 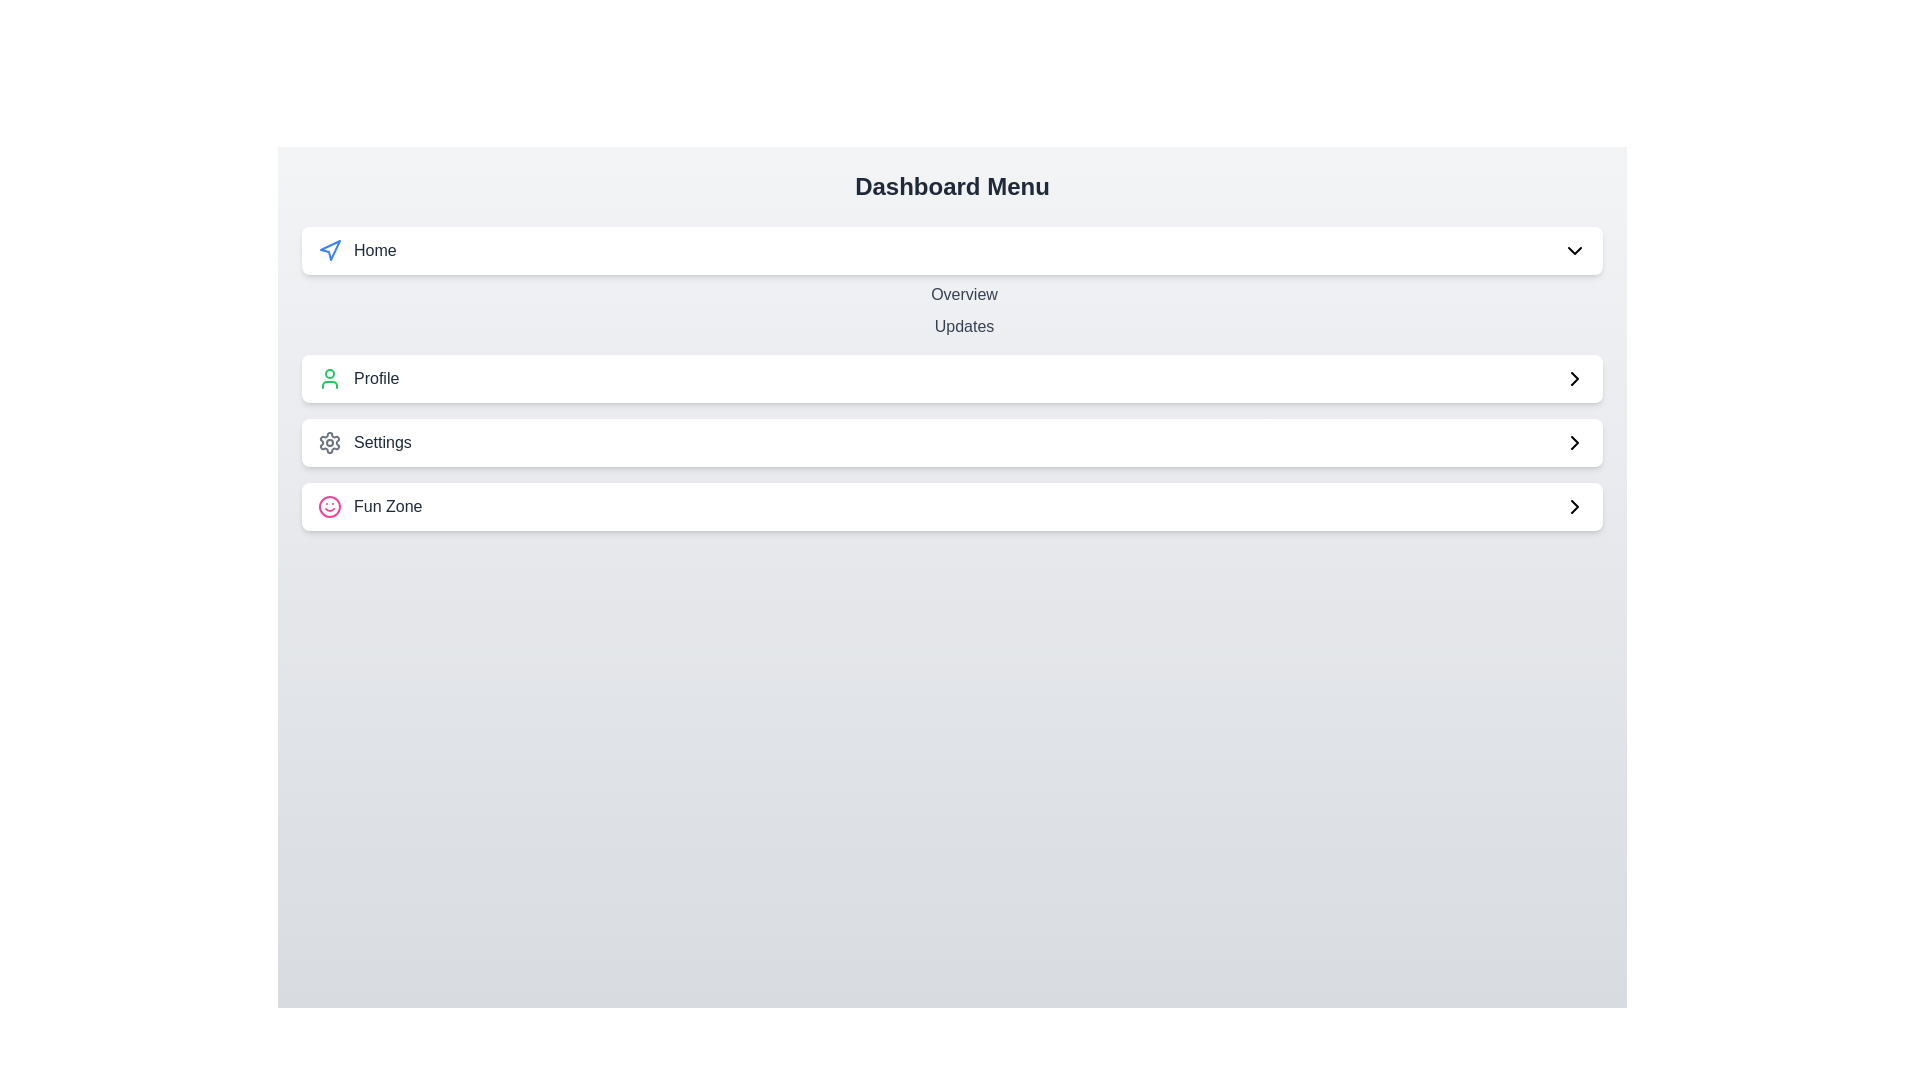 What do you see at coordinates (330, 249) in the screenshot?
I see `the 'Home' menu icon, which is the first item in the navigation list, by clicking on its center` at bounding box center [330, 249].